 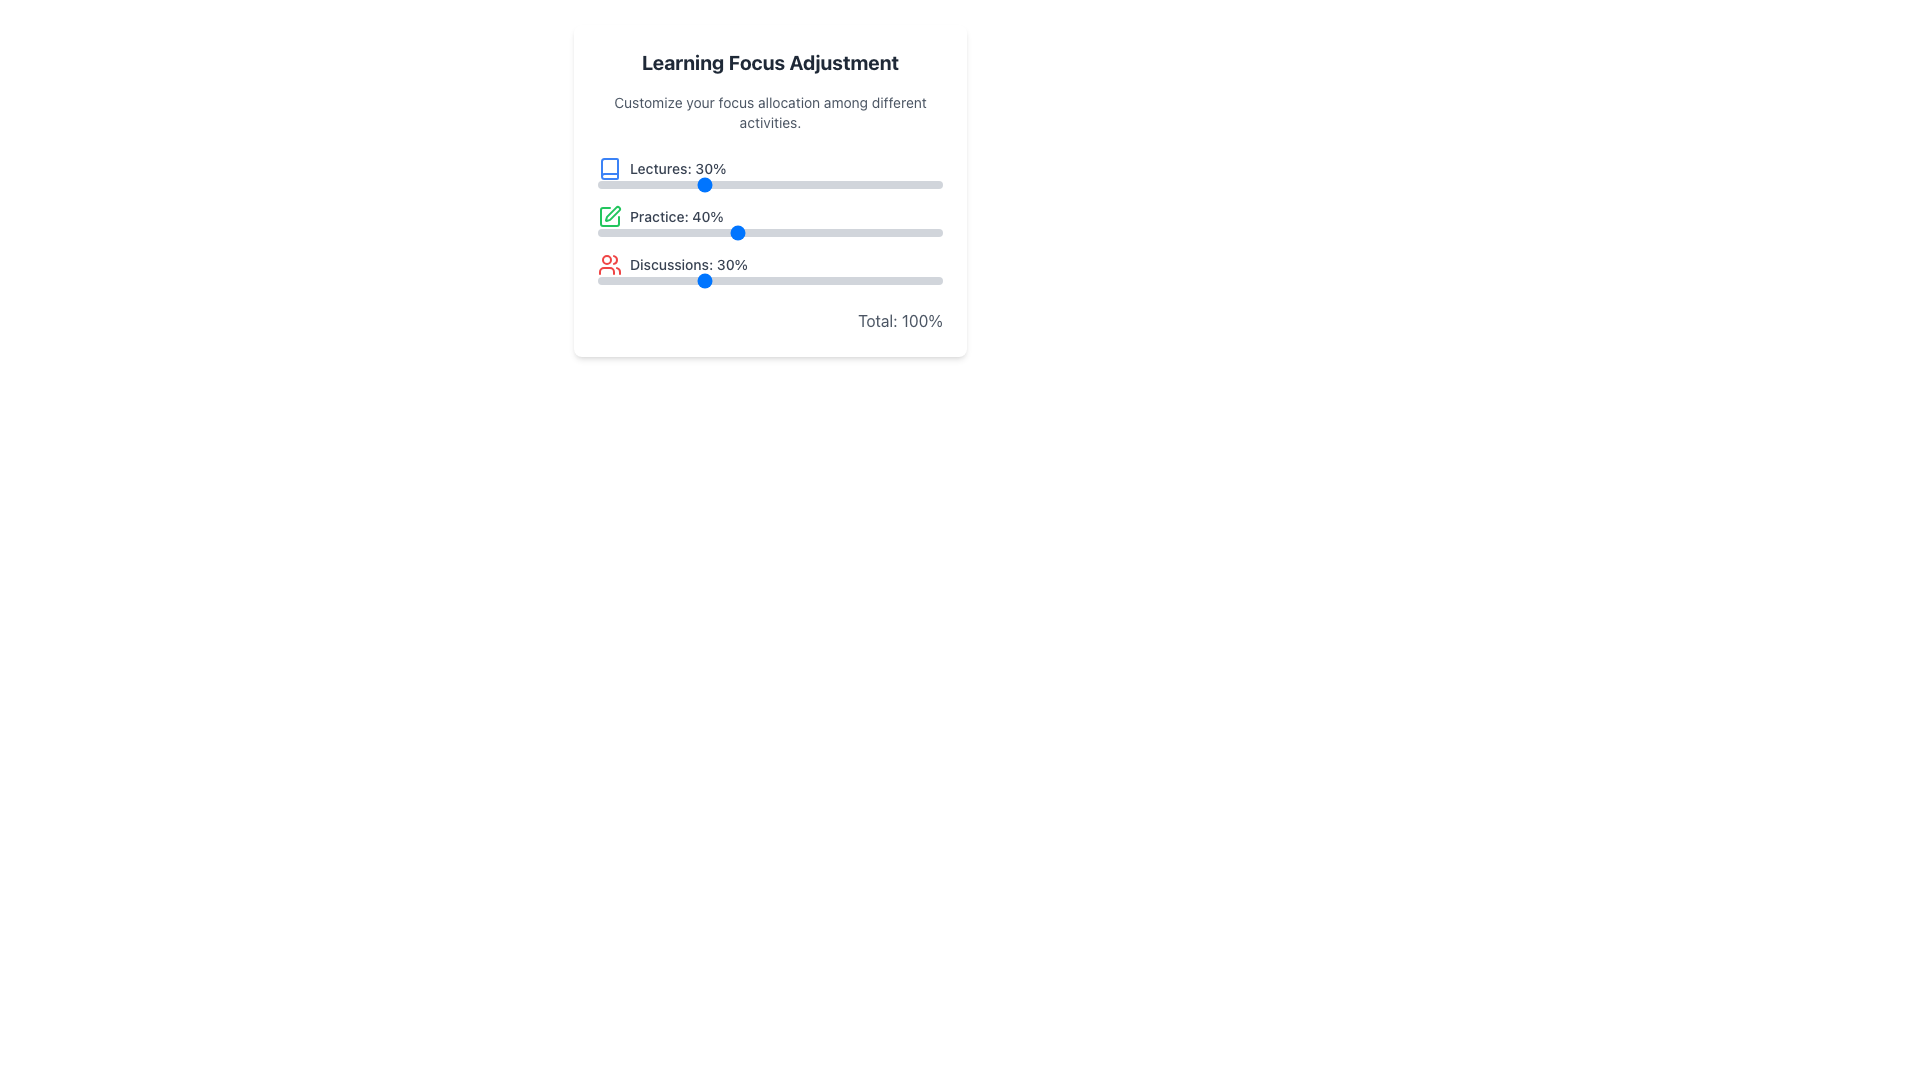 I want to click on the range slider bar located under the 'Practice: 40%' label to set a value, so click(x=769, y=231).